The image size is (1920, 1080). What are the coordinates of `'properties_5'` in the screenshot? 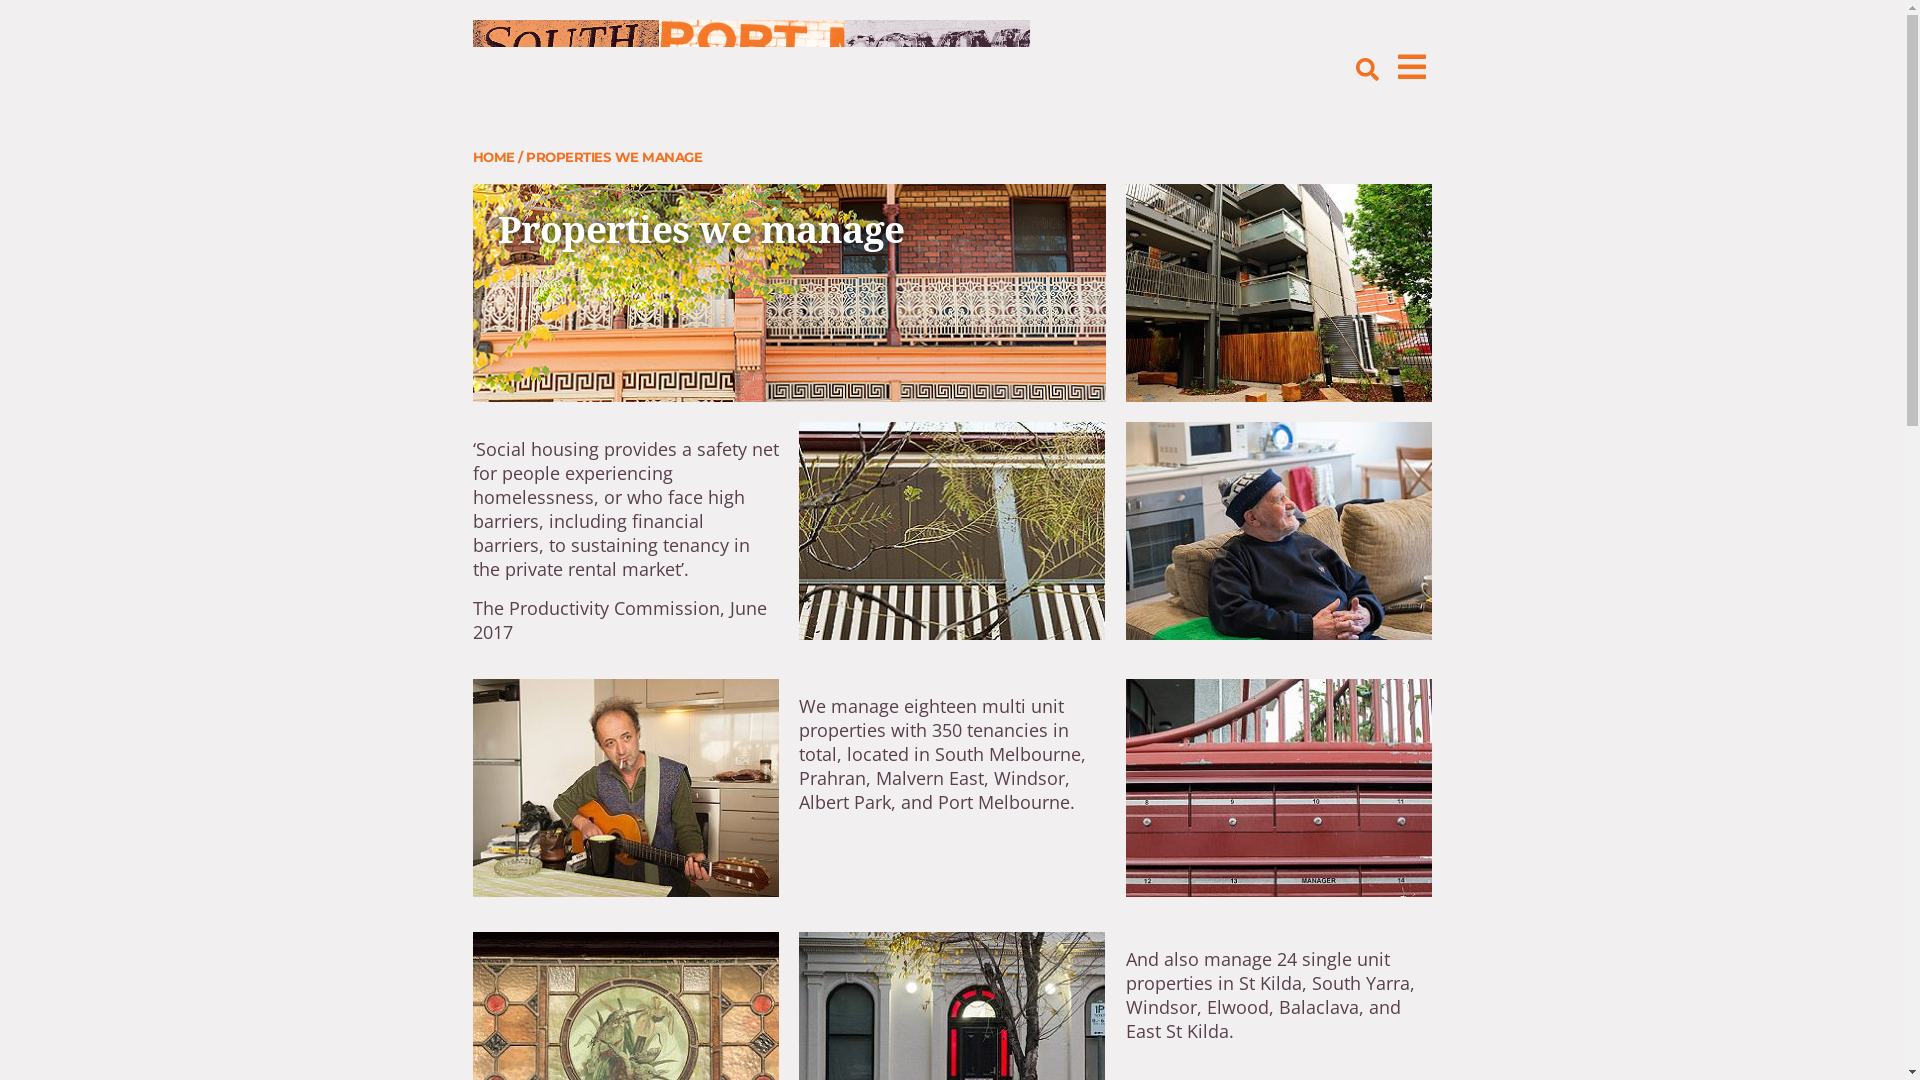 It's located at (1277, 786).